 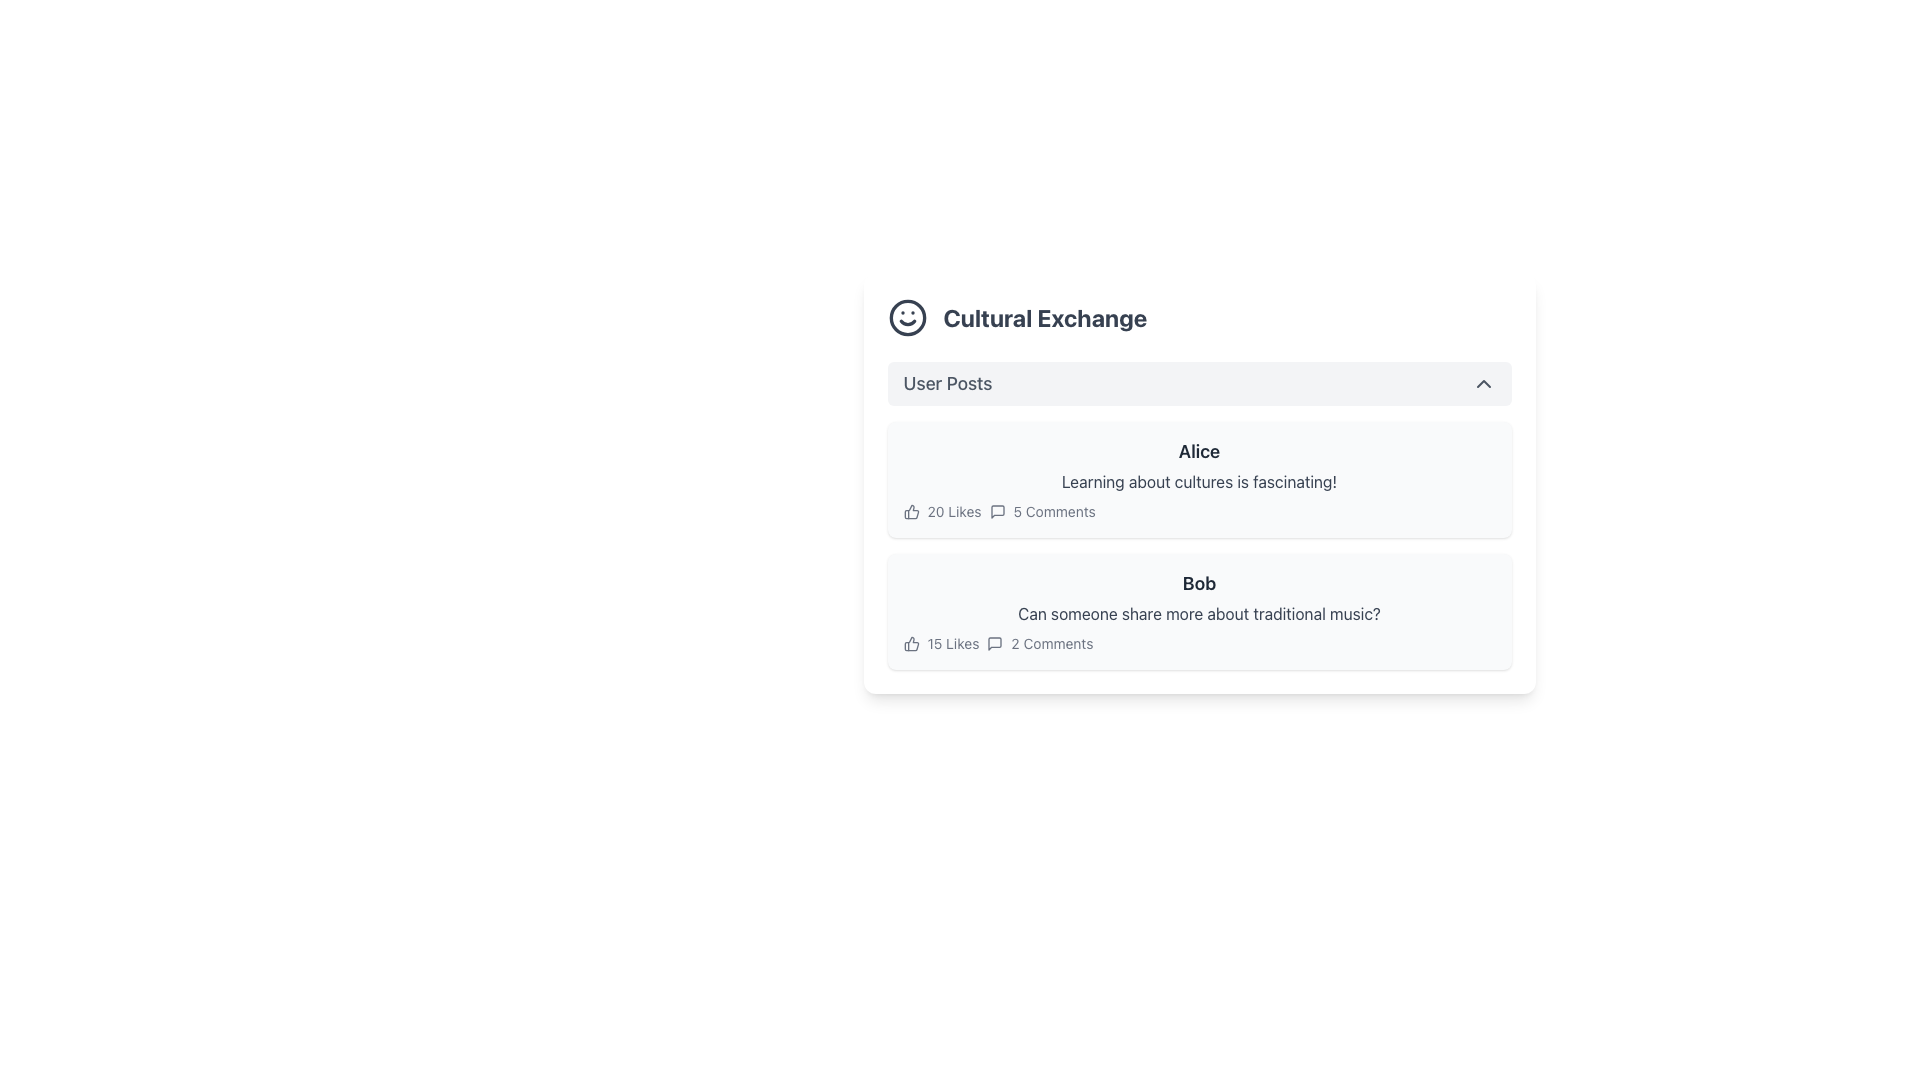 What do you see at coordinates (1199, 611) in the screenshot?
I see `to select the post box containing the text 'Bob' and the question about traditional music, located in the 'Cultural Exchange' section` at bounding box center [1199, 611].